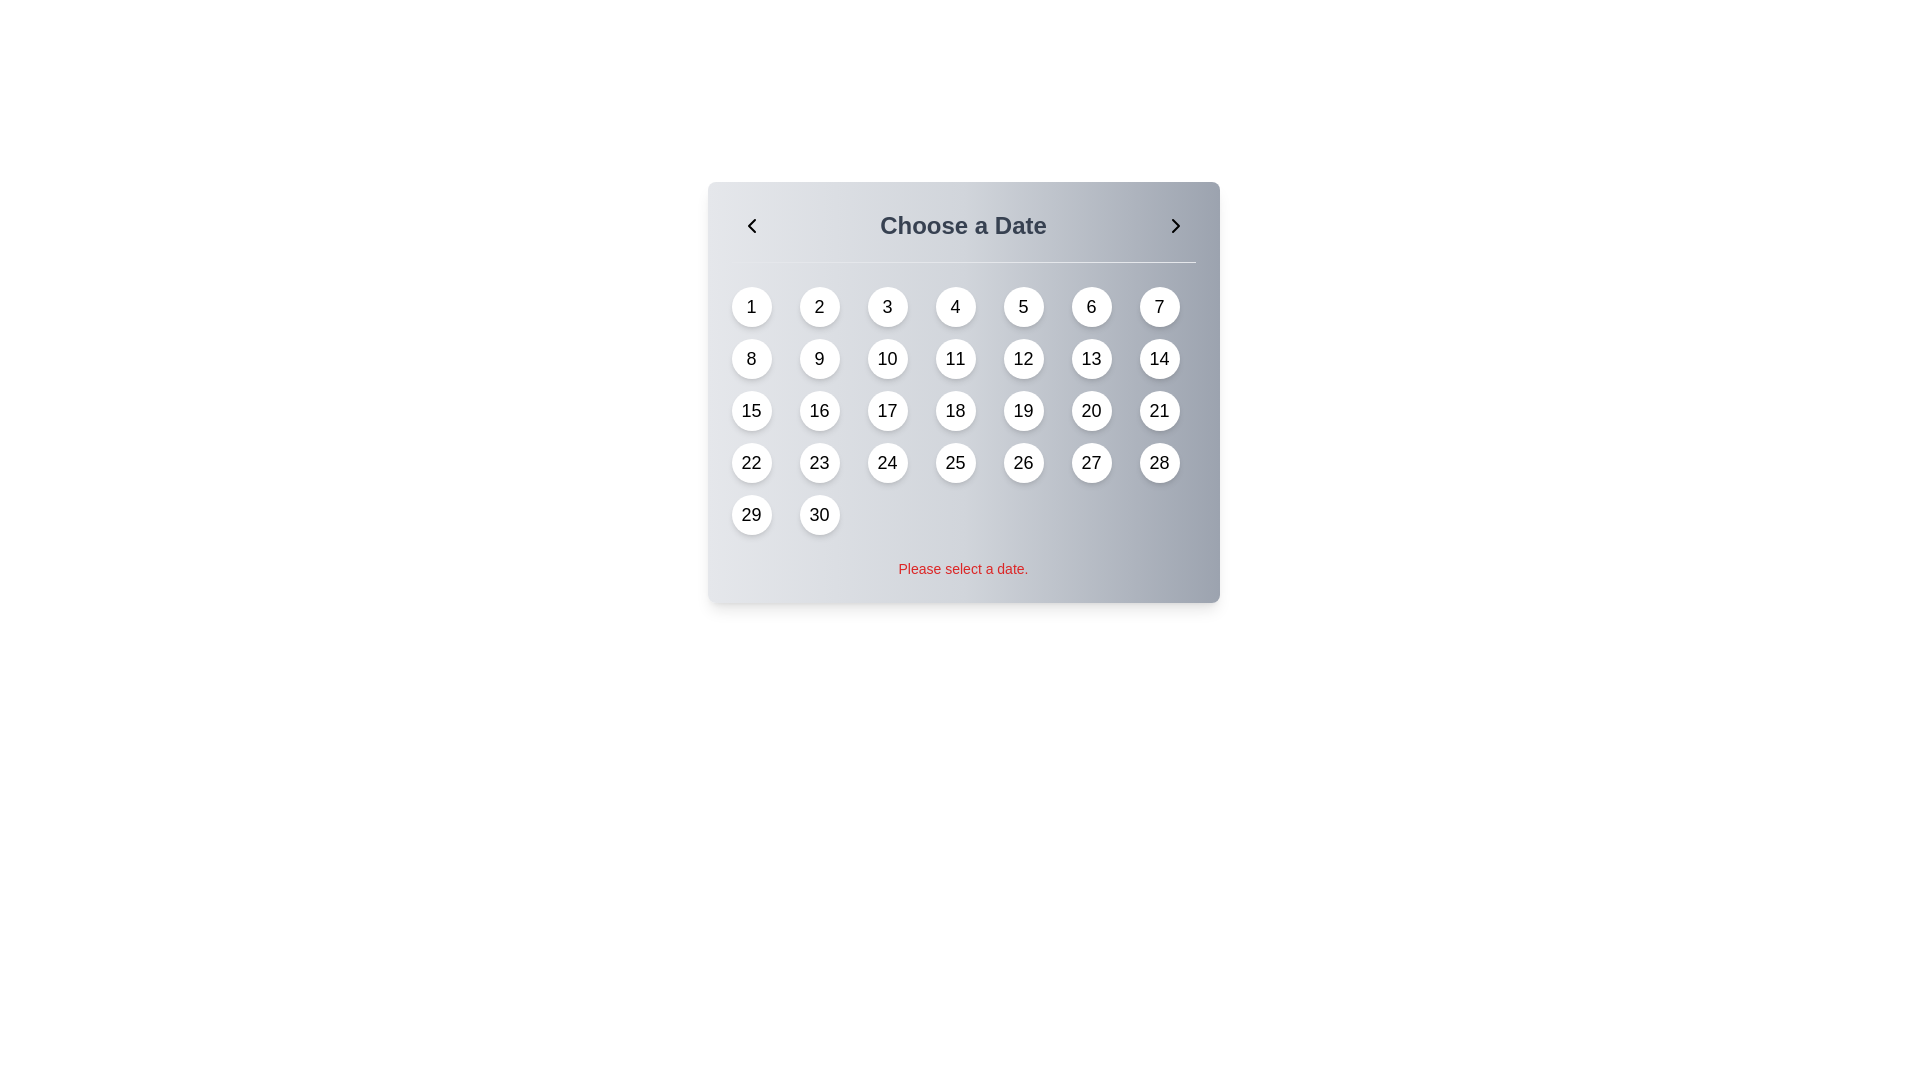 The image size is (1920, 1080). Describe the element at coordinates (954, 307) in the screenshot. I see `the circular button displaying the number '4' in black text on a white background` at that location.